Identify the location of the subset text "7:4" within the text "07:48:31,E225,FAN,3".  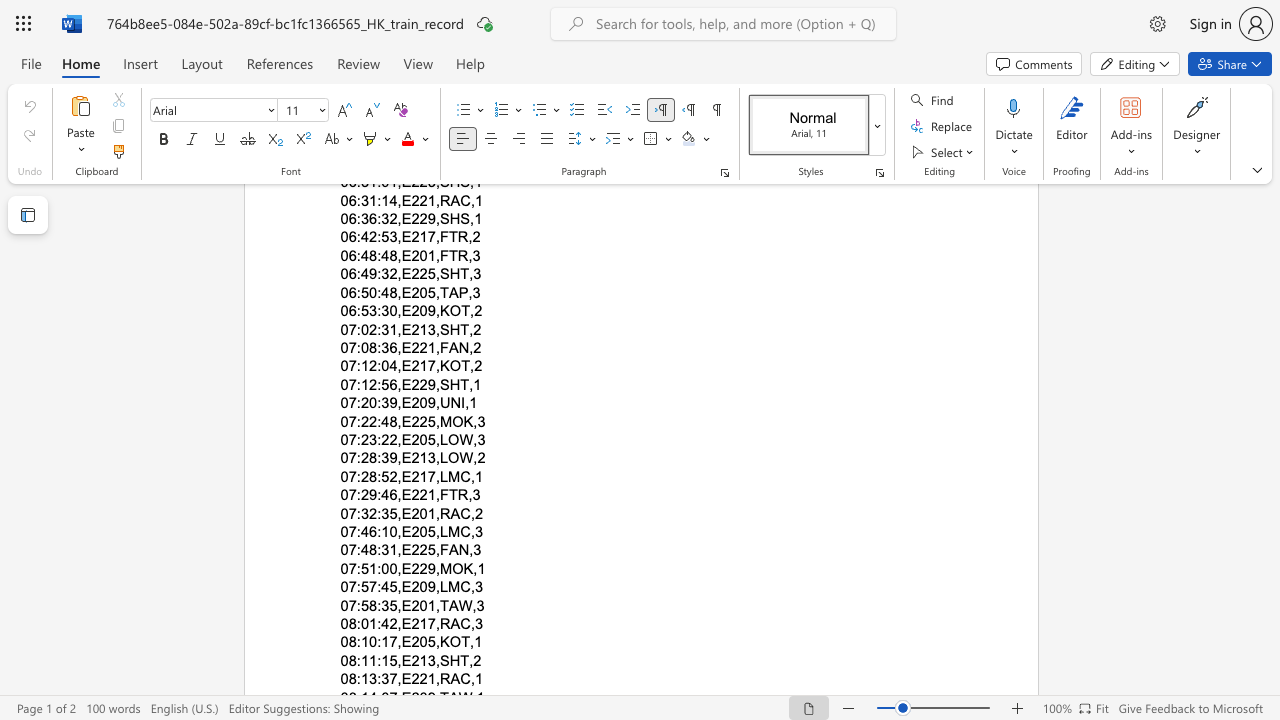
(348, 550).